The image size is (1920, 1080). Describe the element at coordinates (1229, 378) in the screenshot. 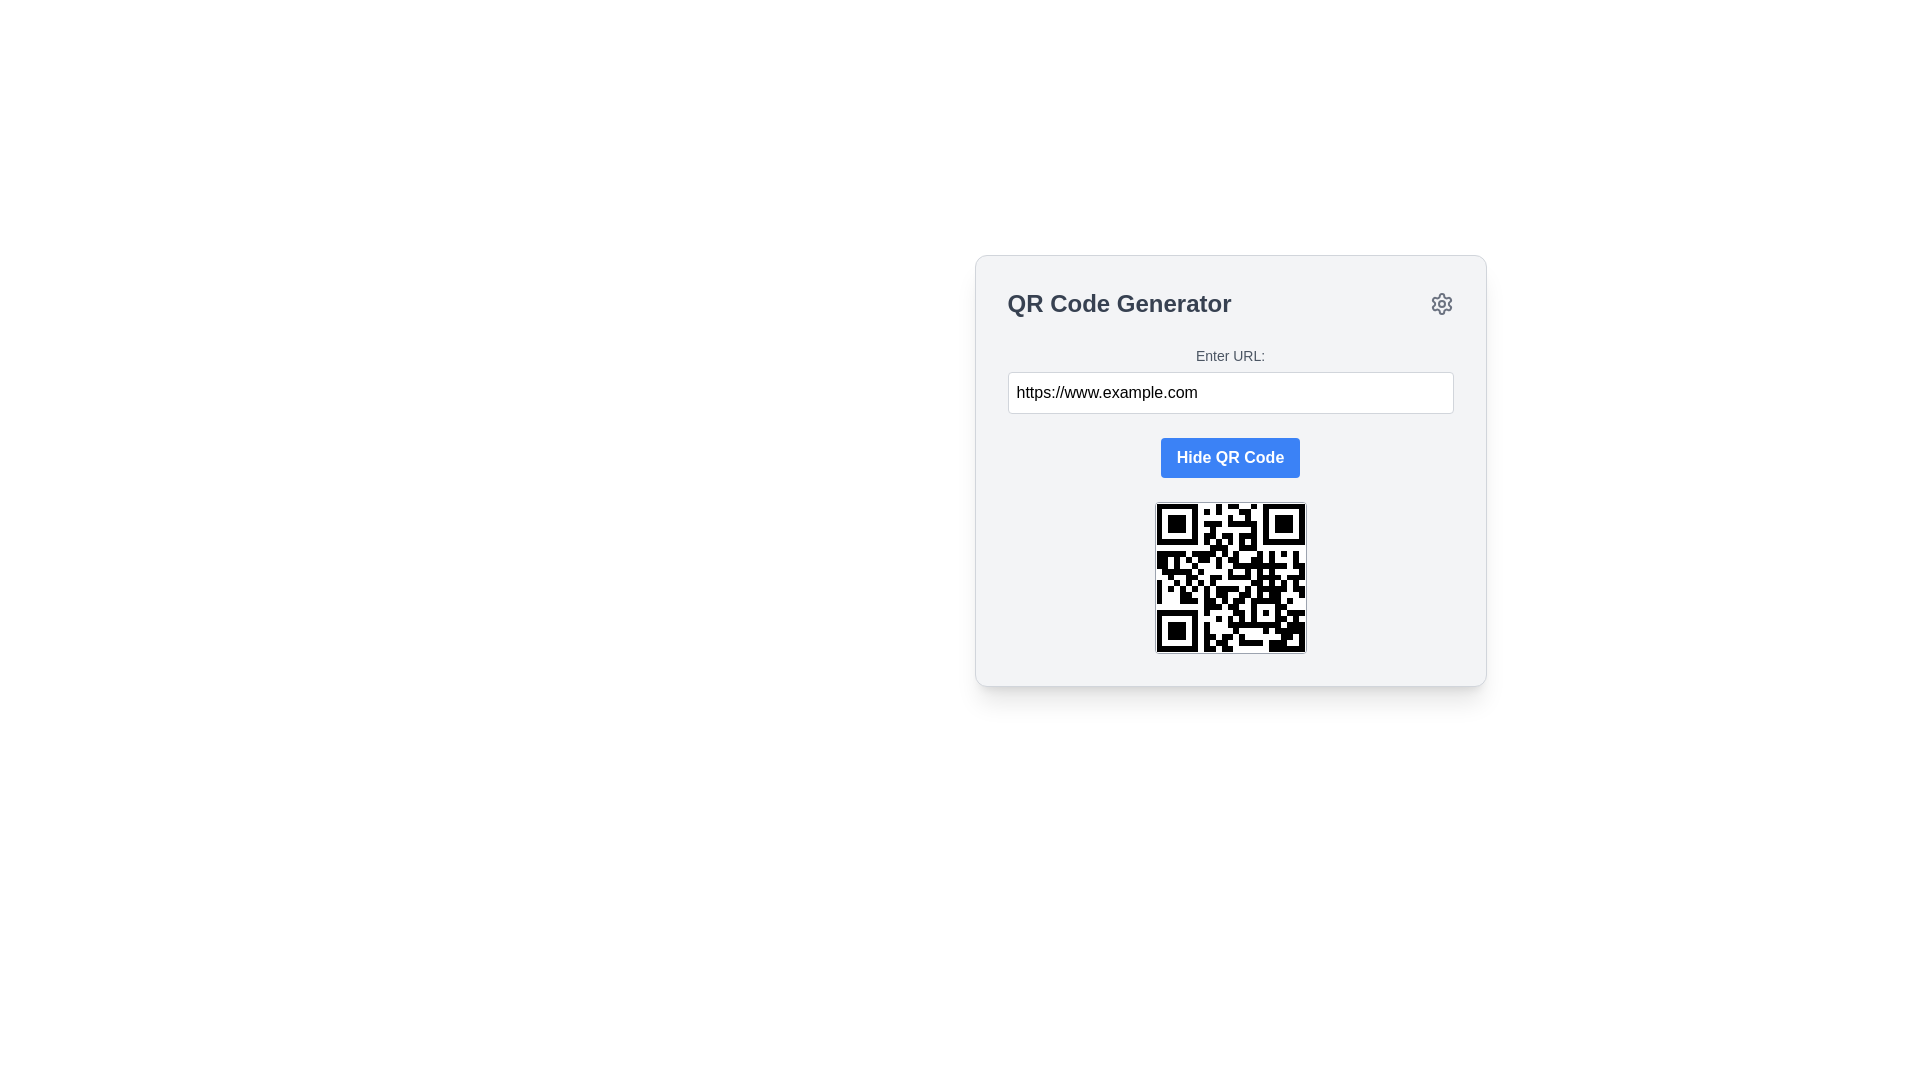

I see `inside the white input field labeled 'Enter URL:' to focus on it` at that location.